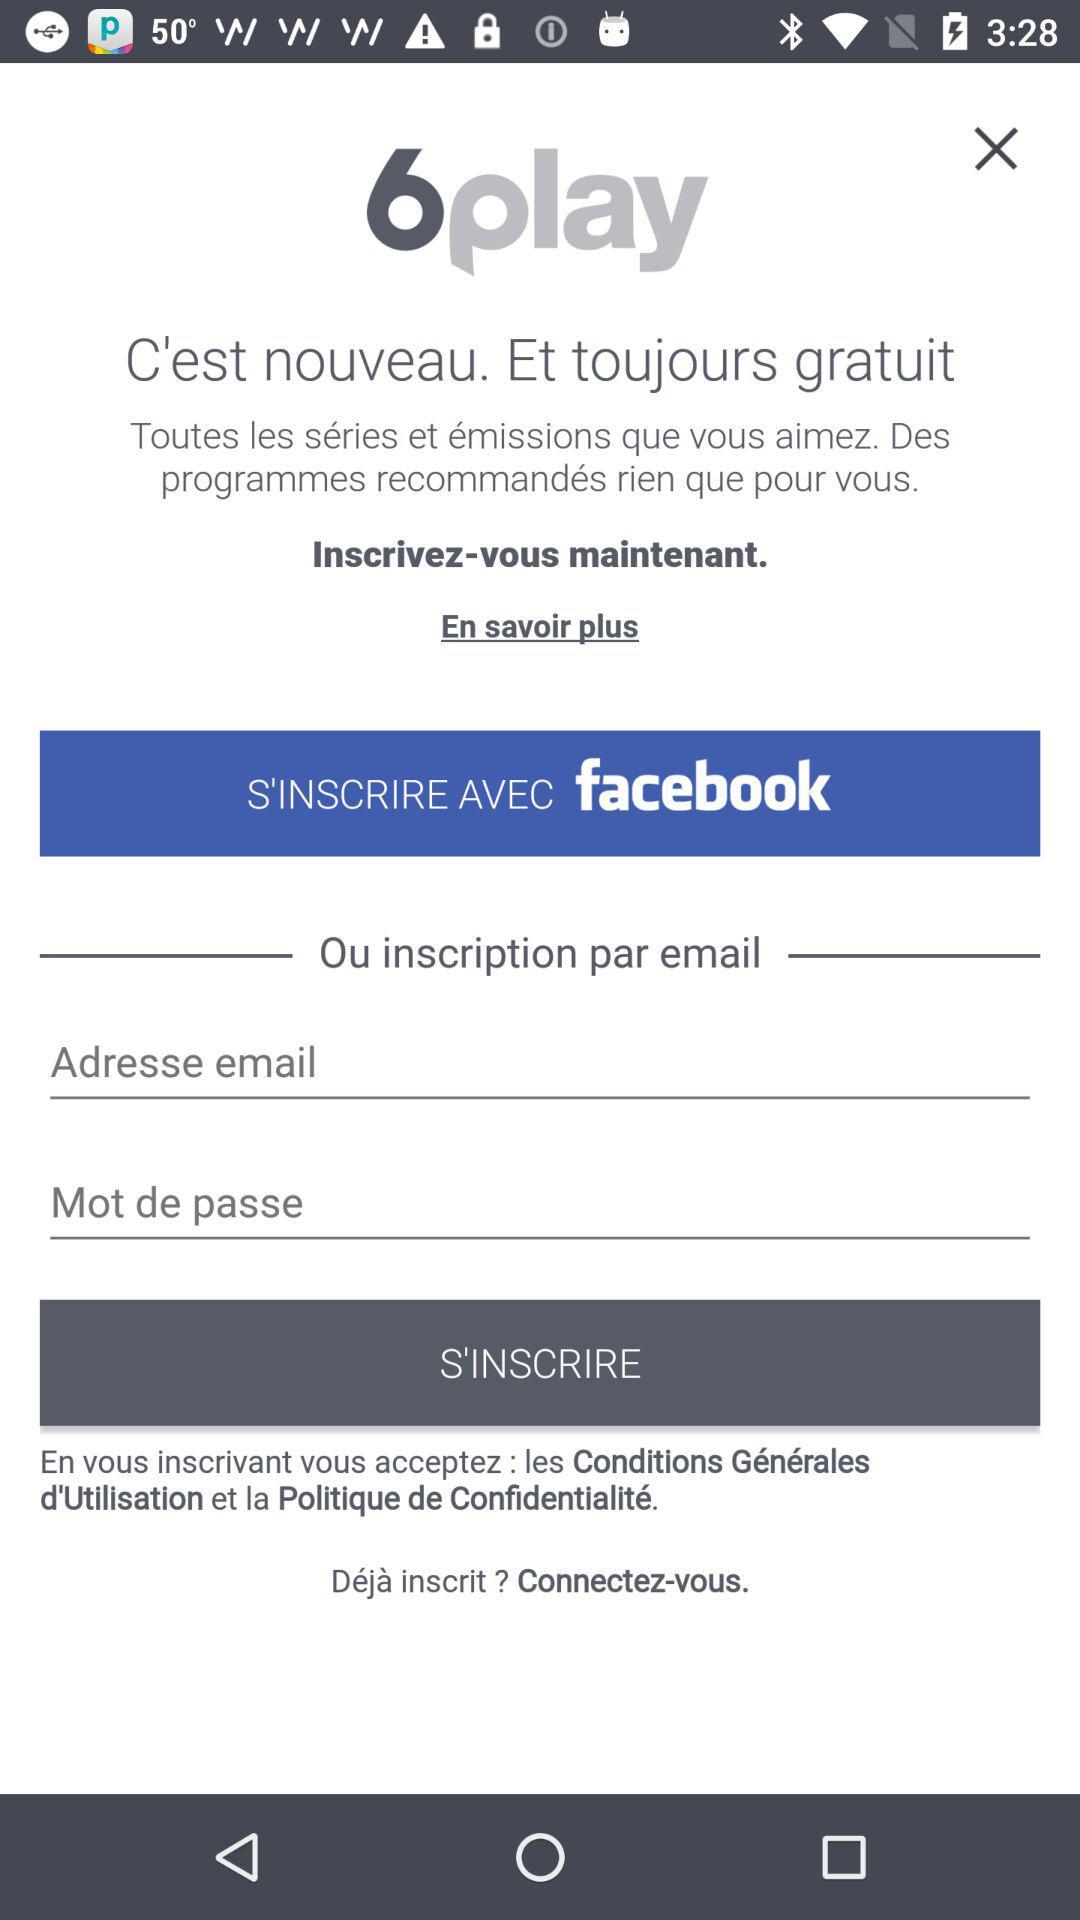 This screenshot has height=1920, width=1080. What do you see at coordinates (540, 1203) in the screenshot?
I see `the item above s'inscrire item` at bounding box center [540, 1203].